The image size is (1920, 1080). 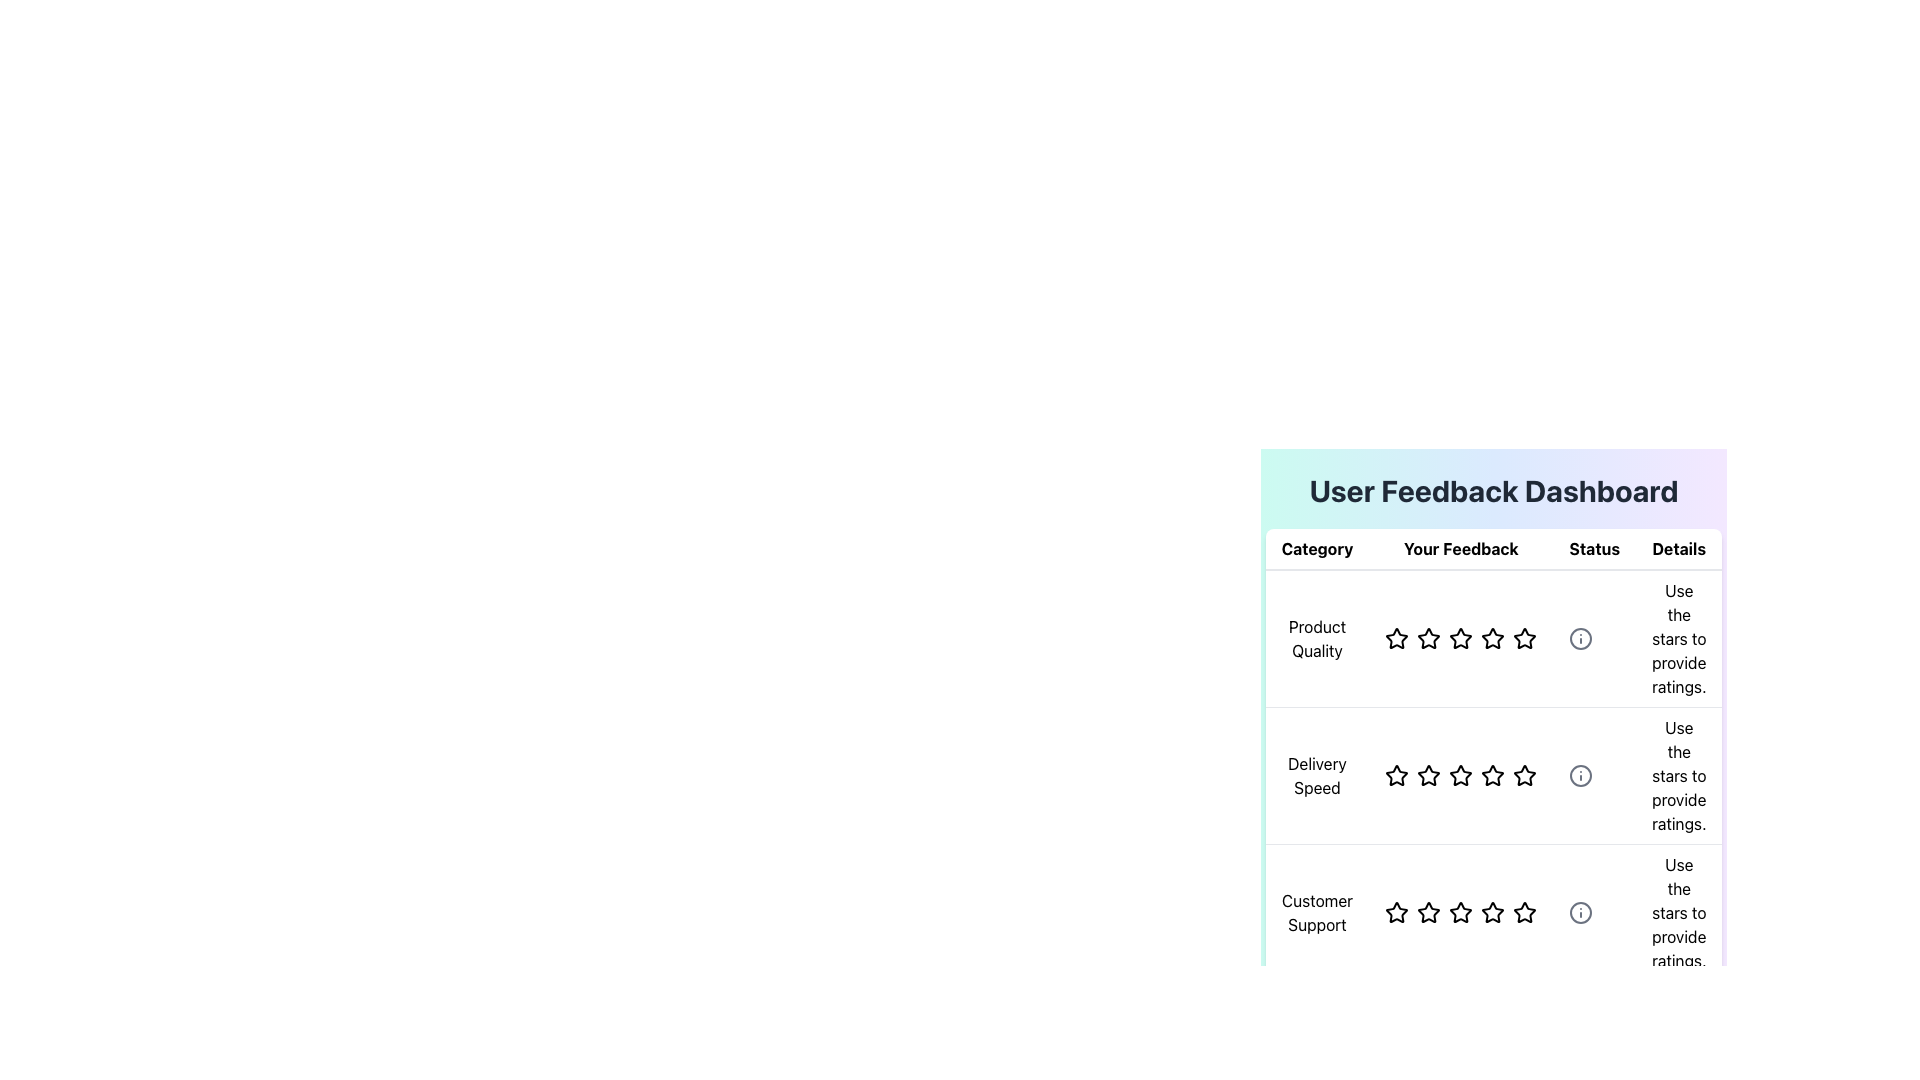 What do you see at coordinates (1493, 774) in the screenshot?
I see `the fourth unfilled star icon in the 'Delivery Speed' row under the 'Your Feedback' column` at bounding box center [1493, 774].